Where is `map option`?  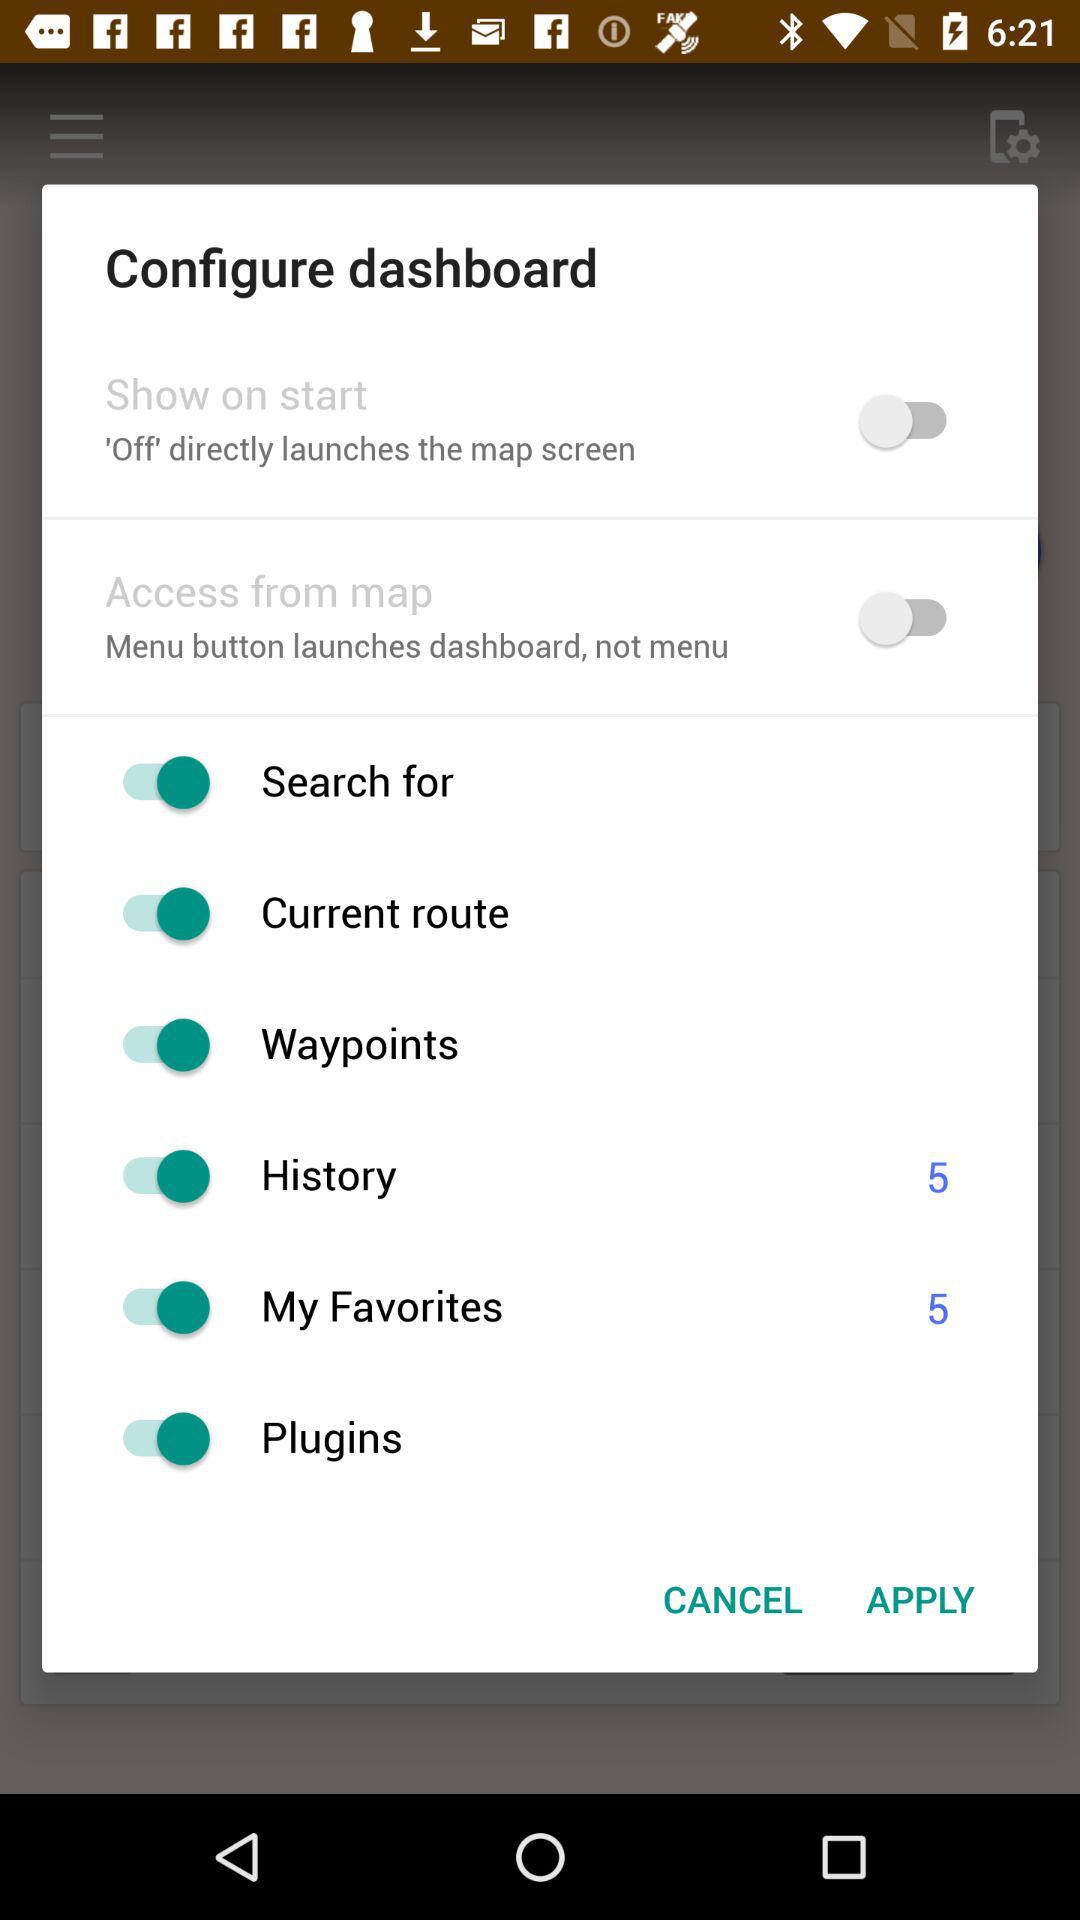
map option is located at coordinates (912, 617).